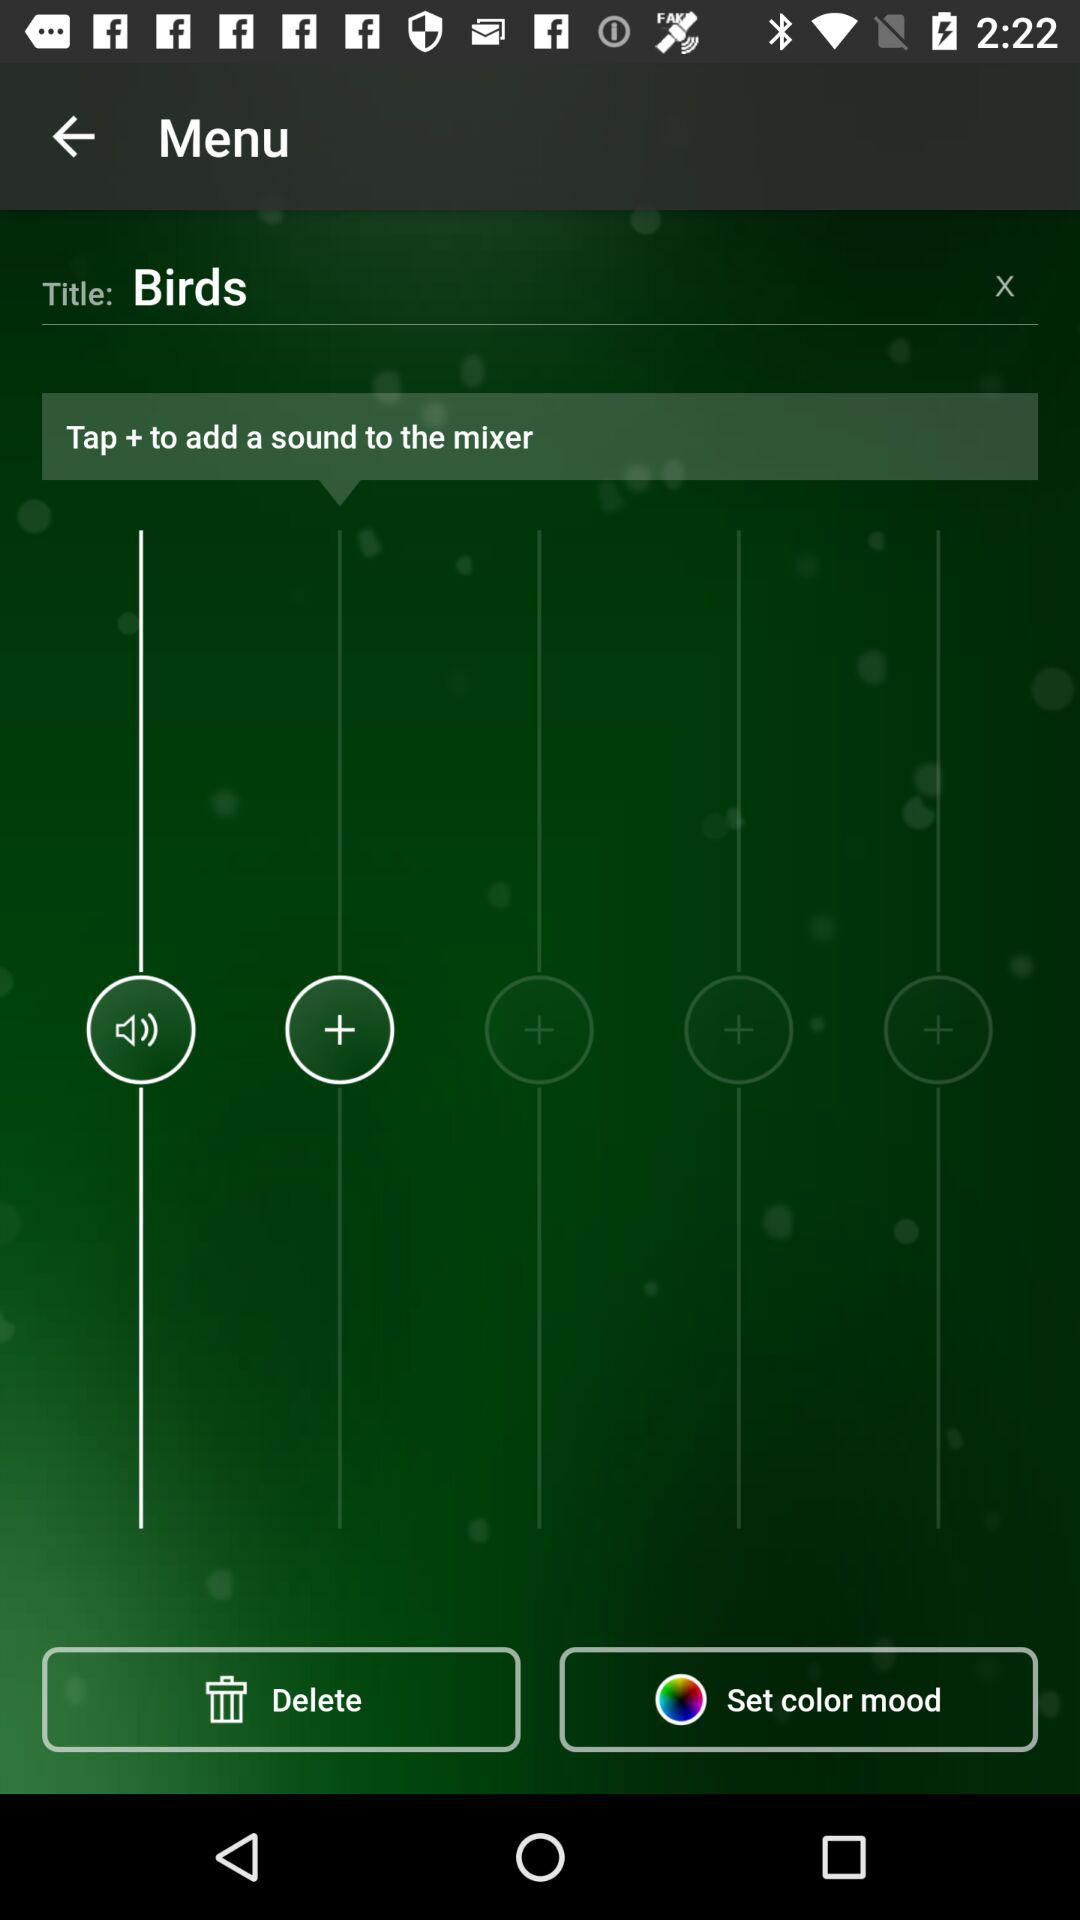 The image size is (1080, 1920). What do you see at coordinates (551, 284) in the screenshot?
I see `birds item` at bounding box center [551, 284].